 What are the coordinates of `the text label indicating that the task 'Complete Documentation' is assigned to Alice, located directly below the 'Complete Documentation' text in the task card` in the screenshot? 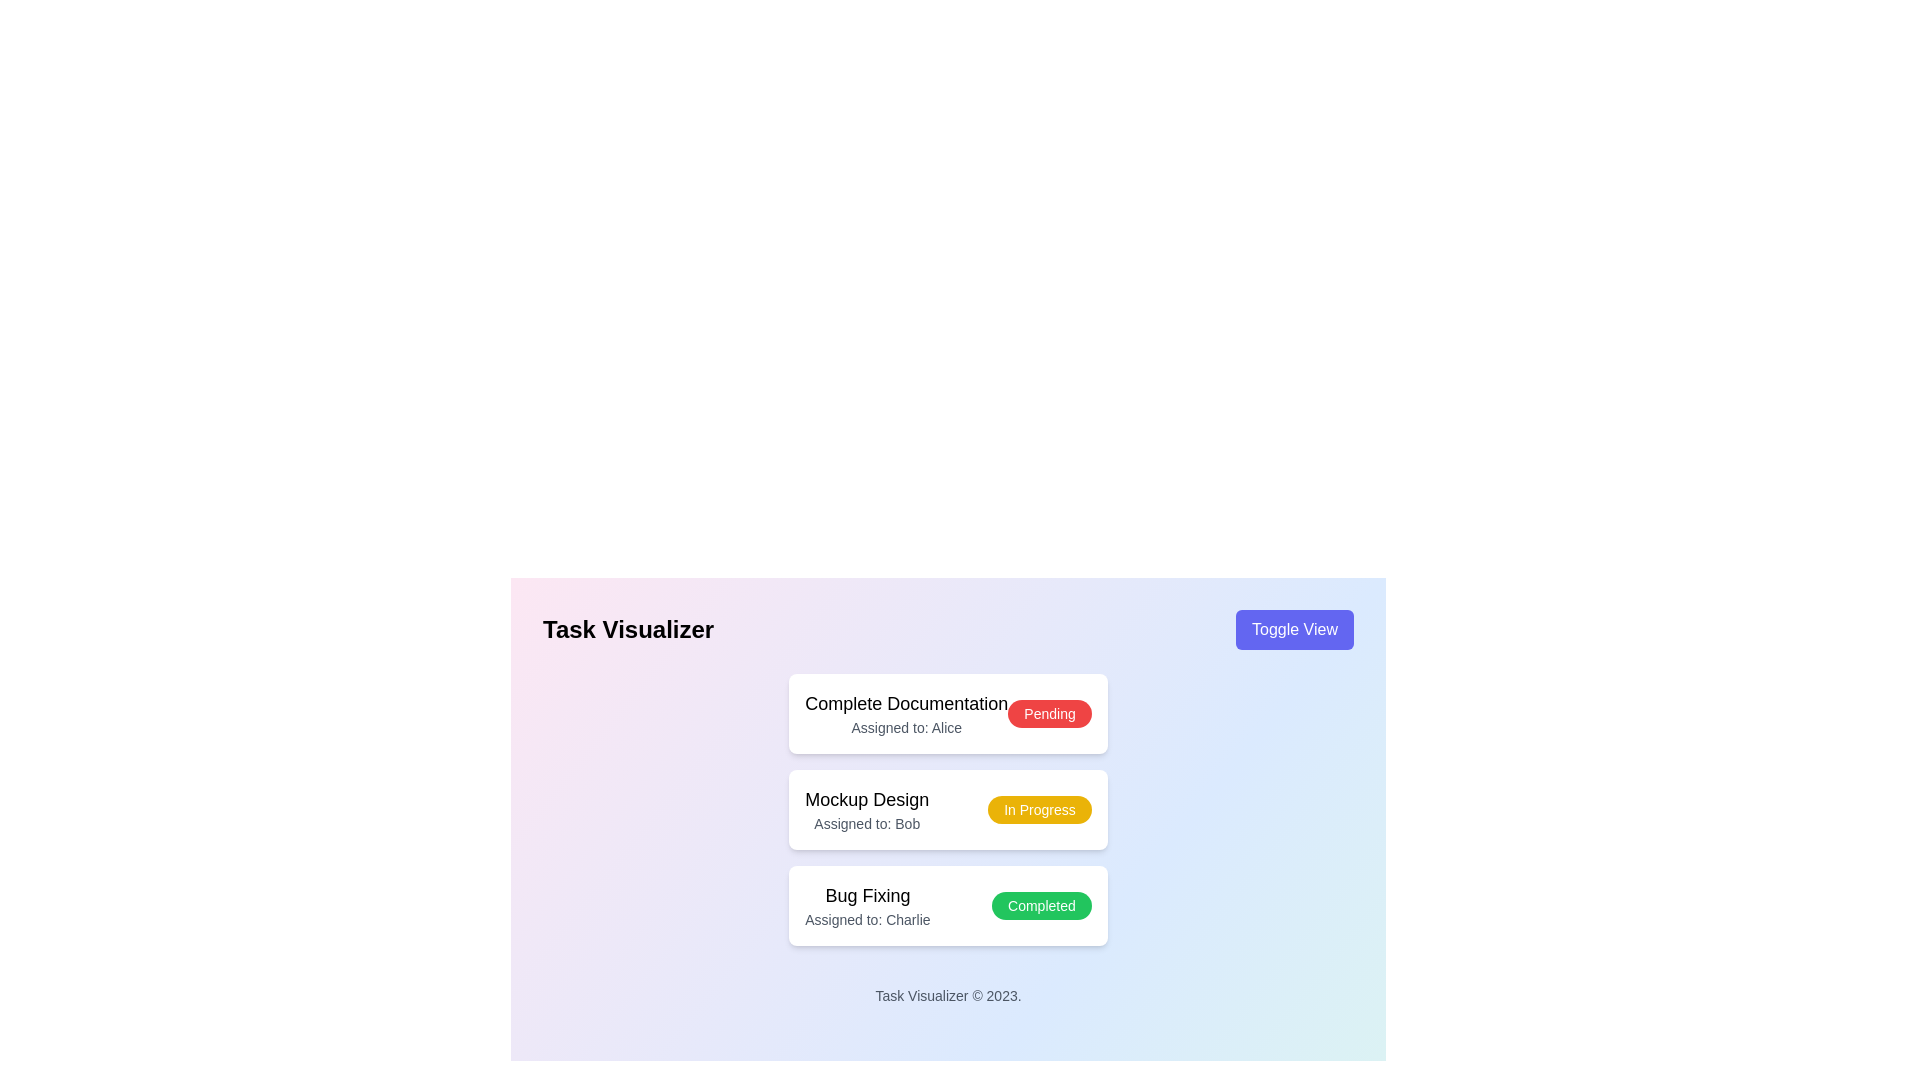 It's located at (905, 728).